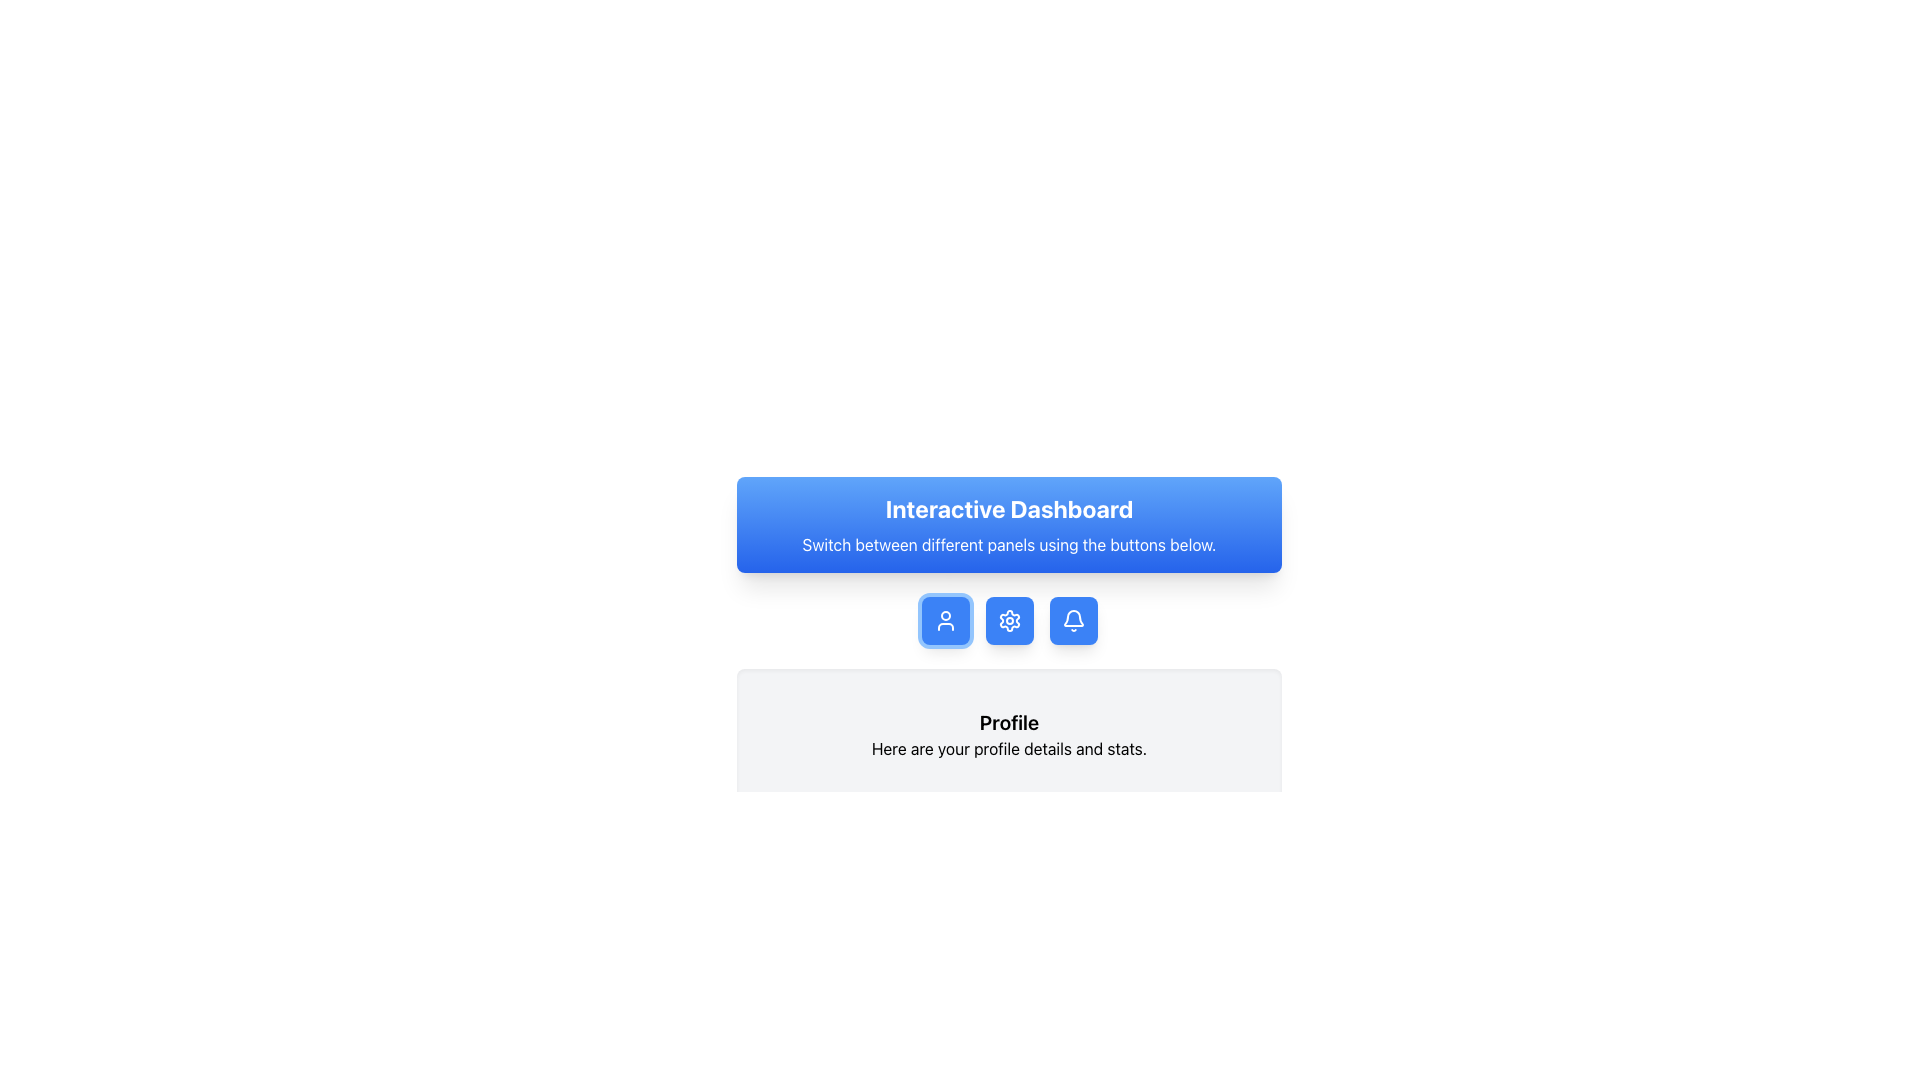  What do you see at coordinates (944, 620) in the screenshot?
I see `the blue rounded button with a white user icon, located below the 'Interactive Dashboard' header` at bounding box center [944, 620].